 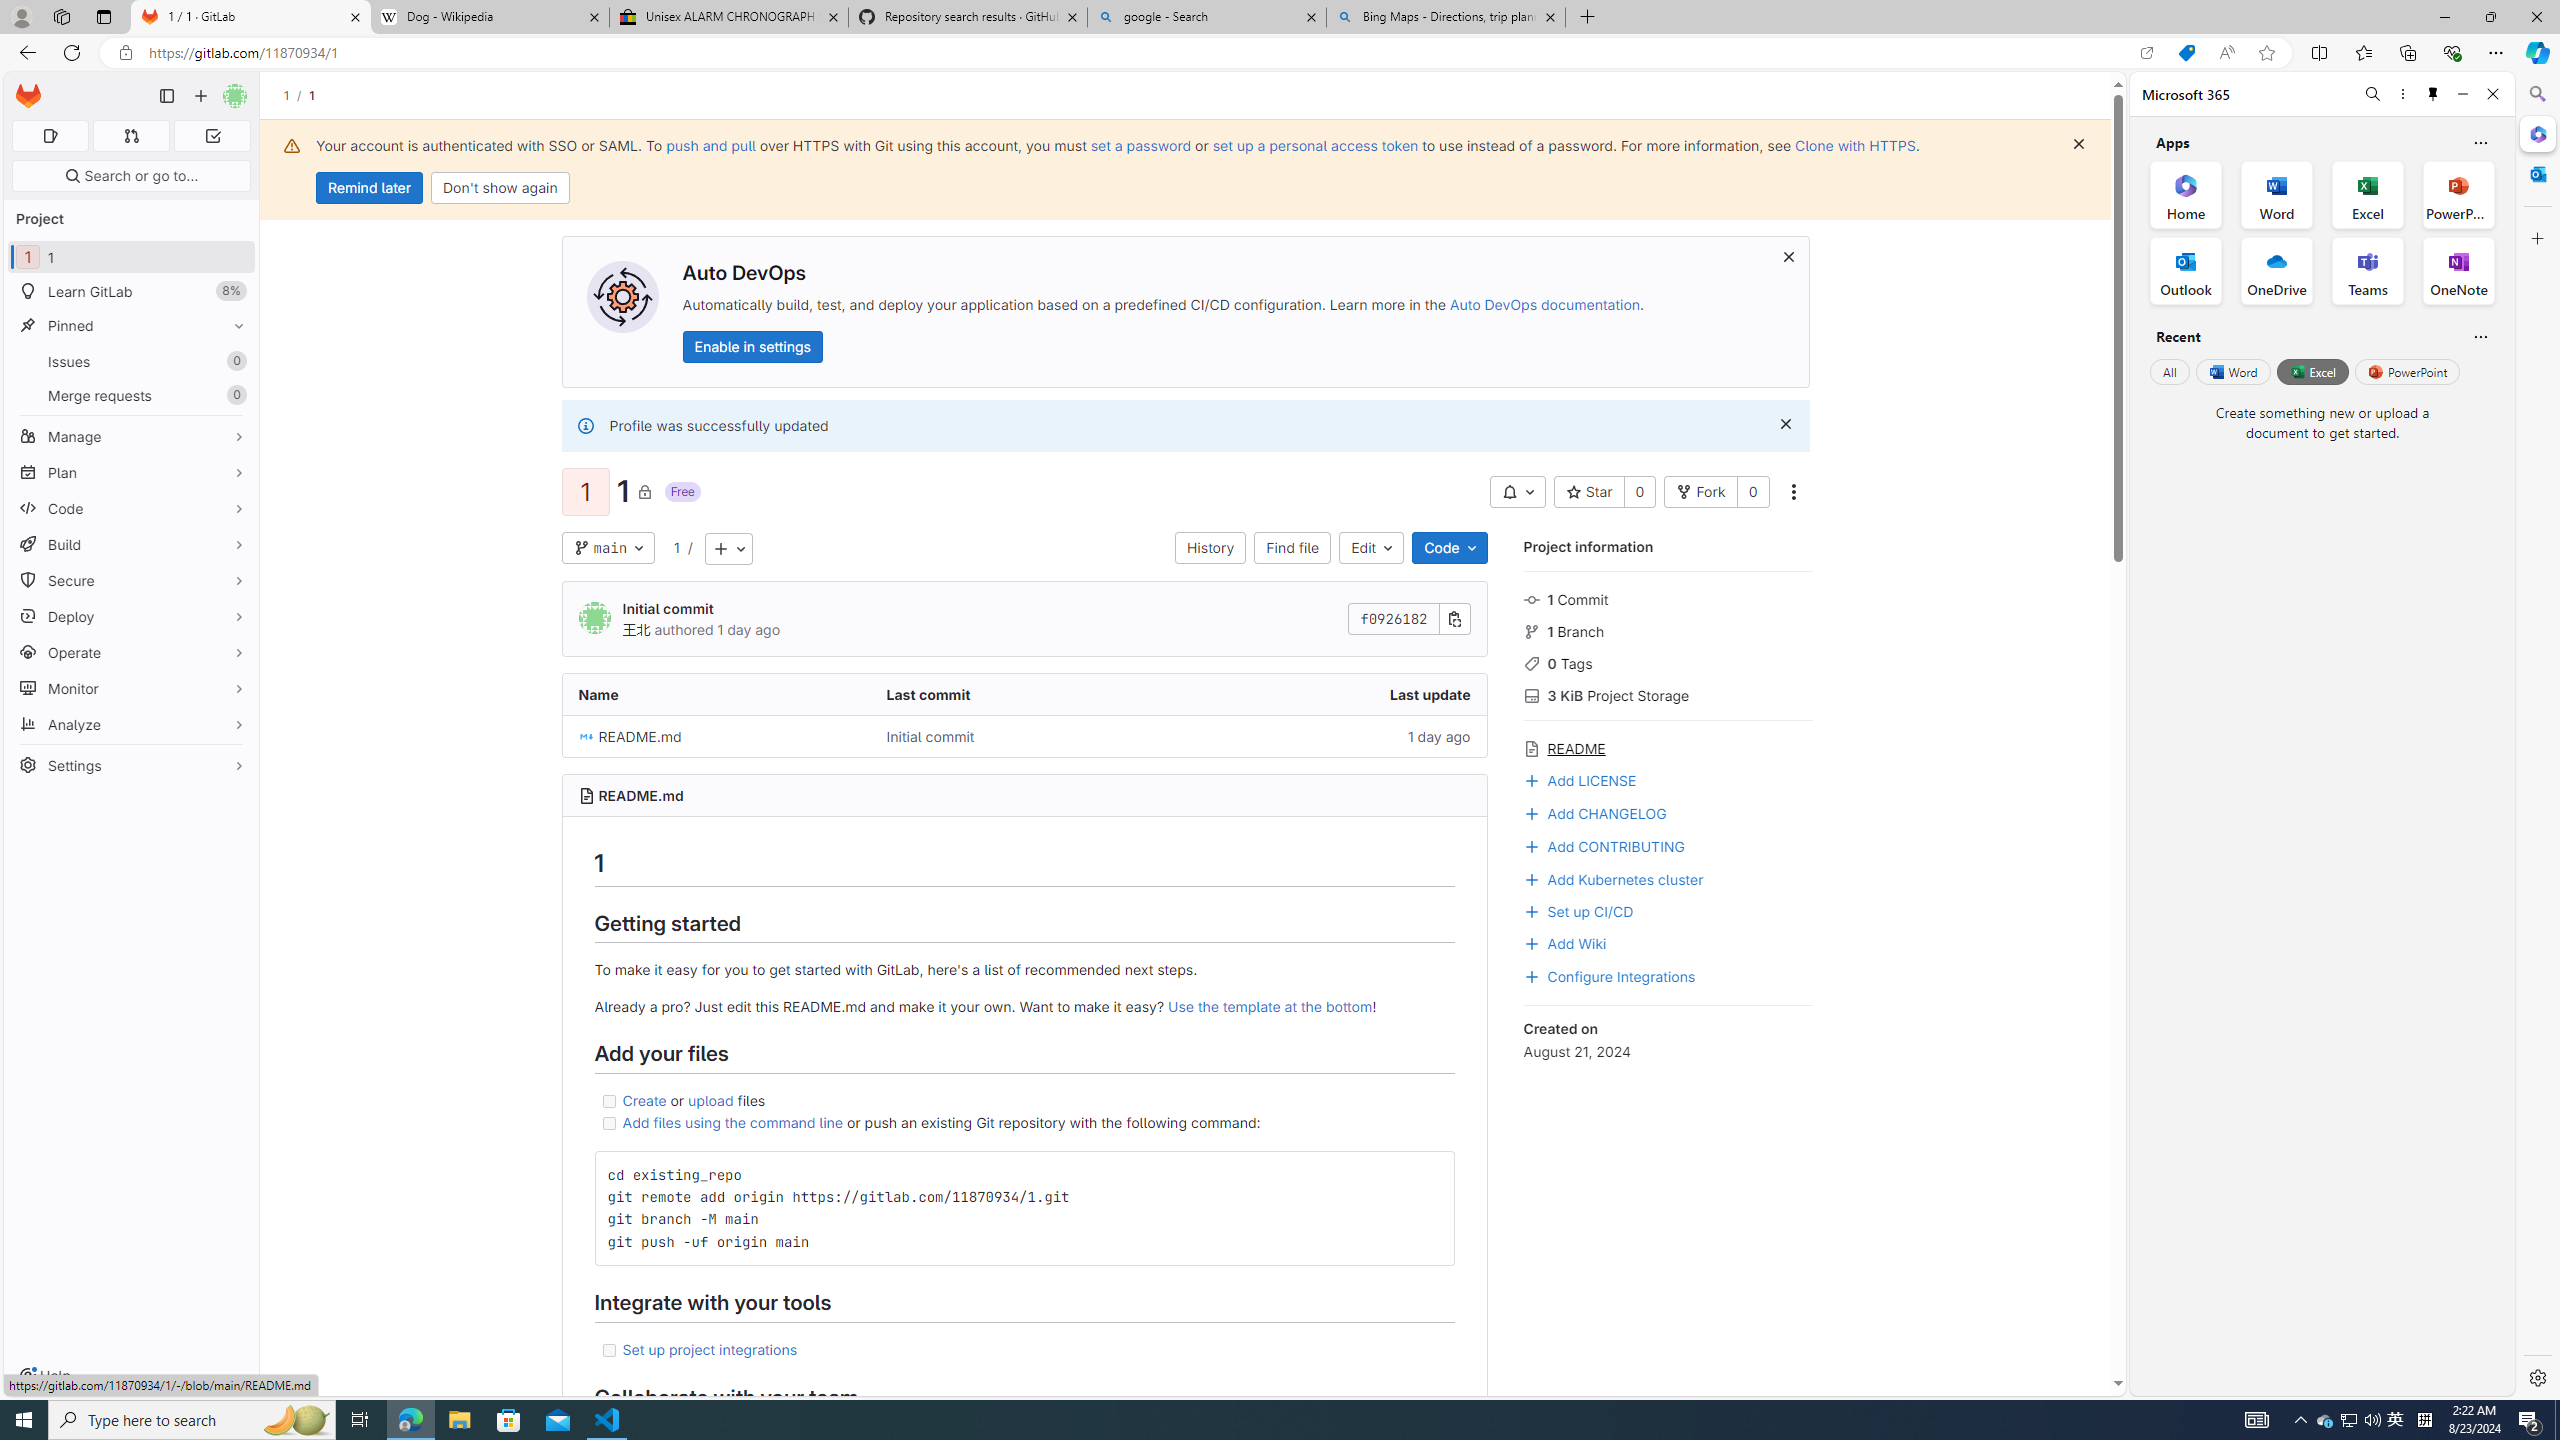 I want to click on 'Class: tree-item', so click(x=1024, y=735).